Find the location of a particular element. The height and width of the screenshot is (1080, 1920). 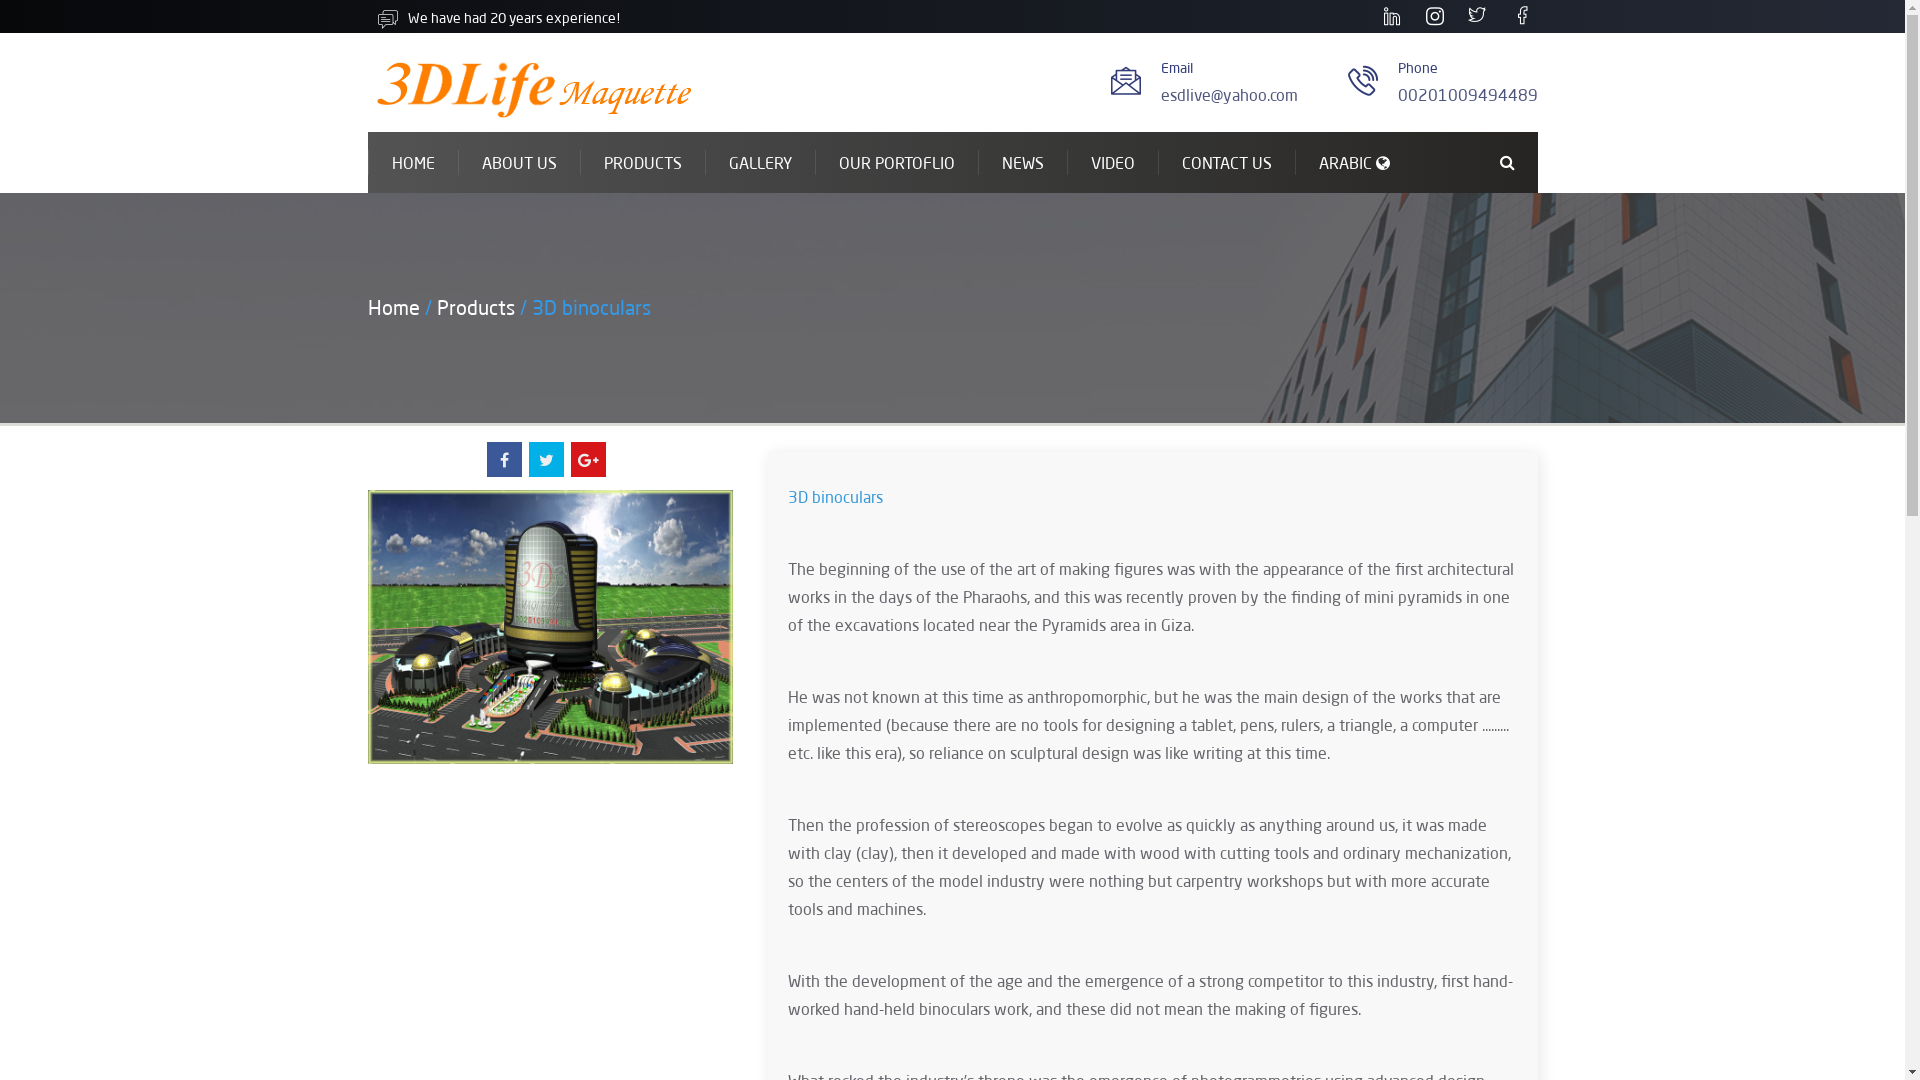

'ARABIC' is located at coordinates (1353, 161).